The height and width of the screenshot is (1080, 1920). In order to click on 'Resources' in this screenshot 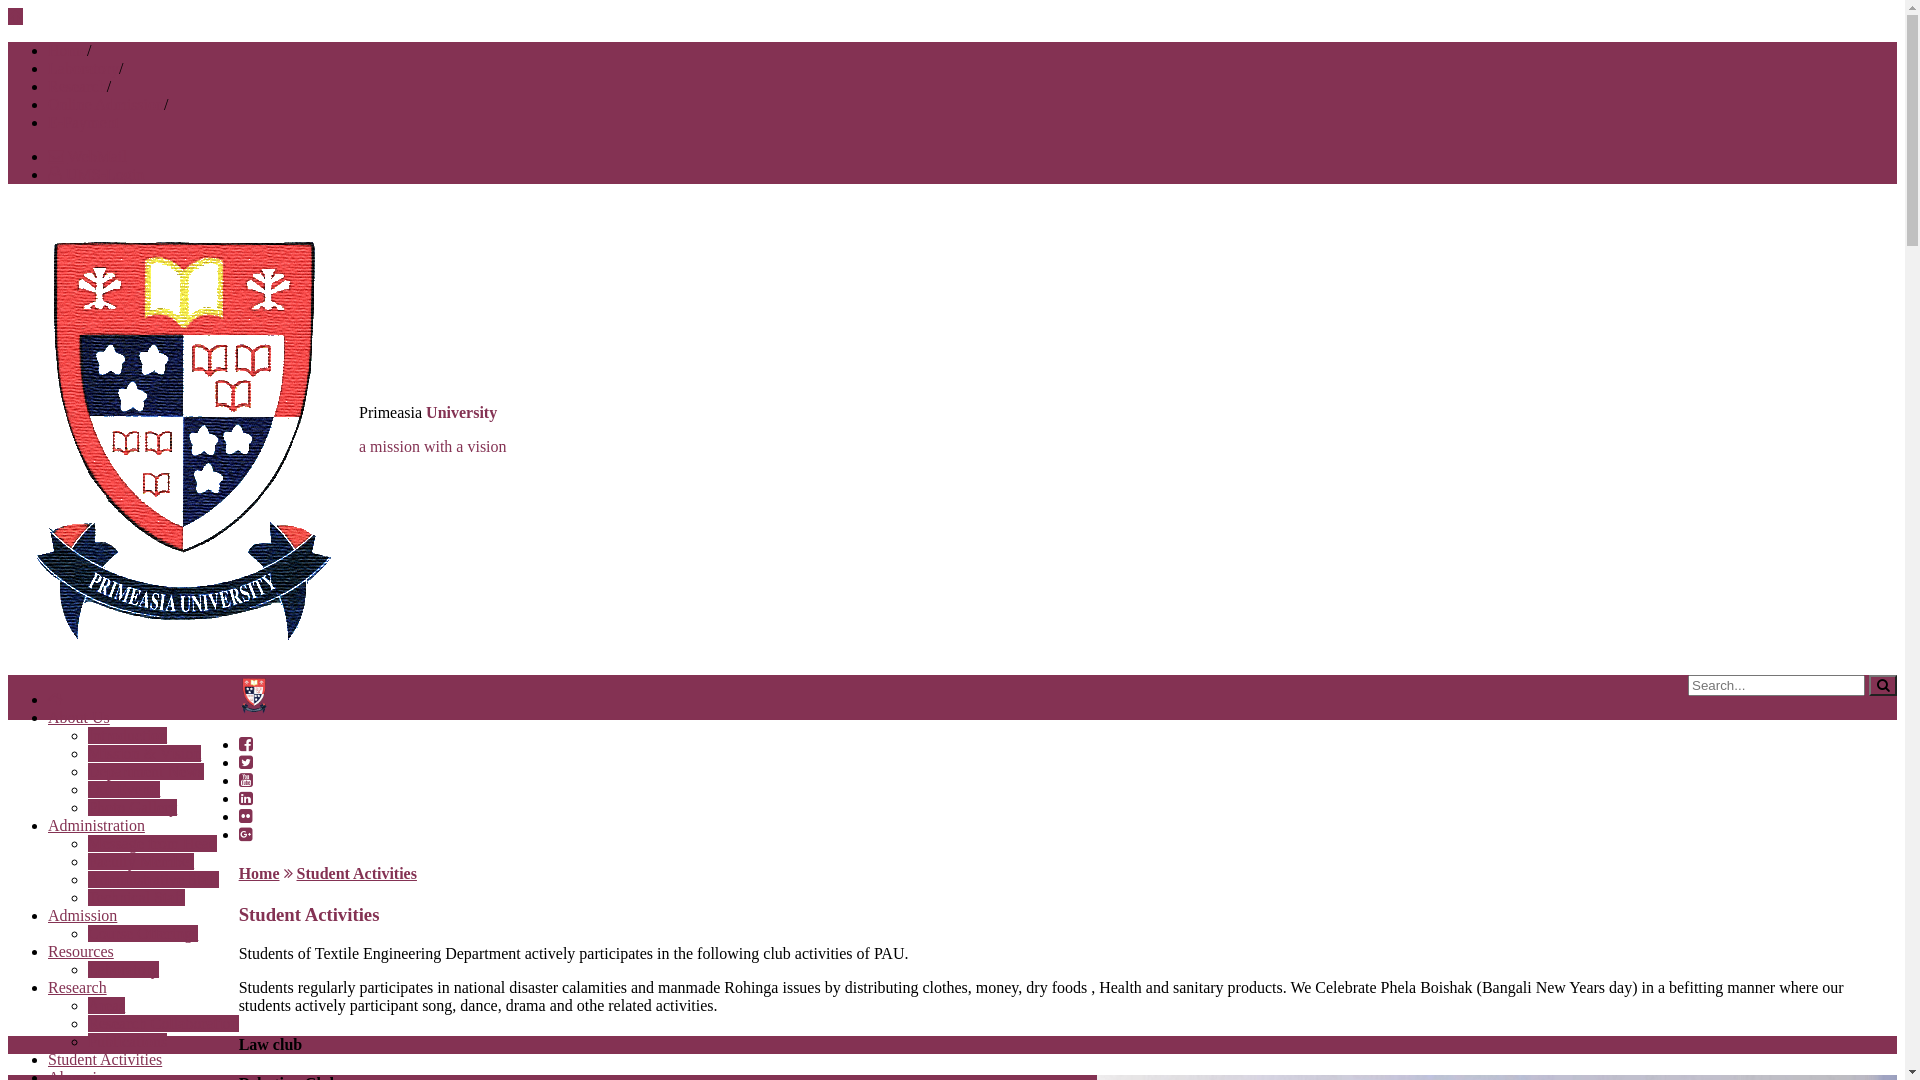, I will do `click(80, 950)`.